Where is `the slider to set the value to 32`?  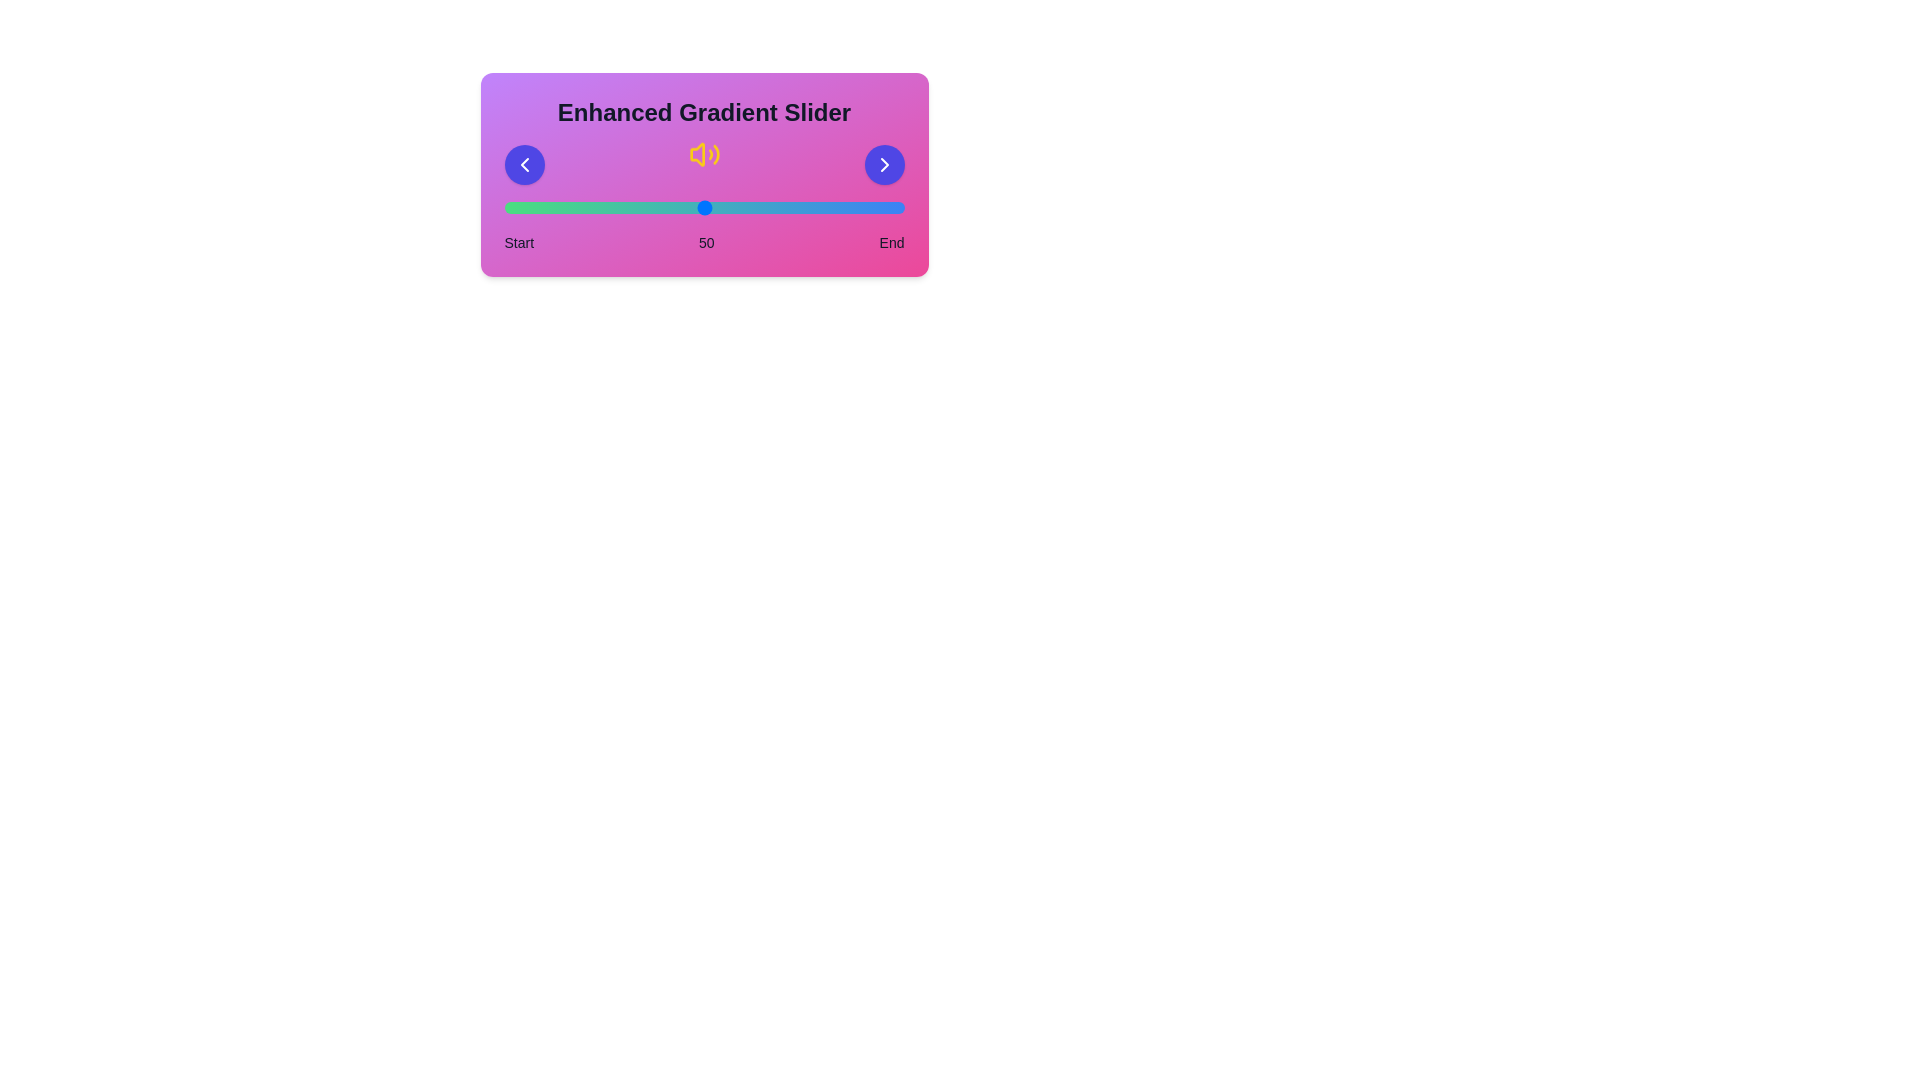 the slider to set the value to 32 is located at coordinates (631, 208).